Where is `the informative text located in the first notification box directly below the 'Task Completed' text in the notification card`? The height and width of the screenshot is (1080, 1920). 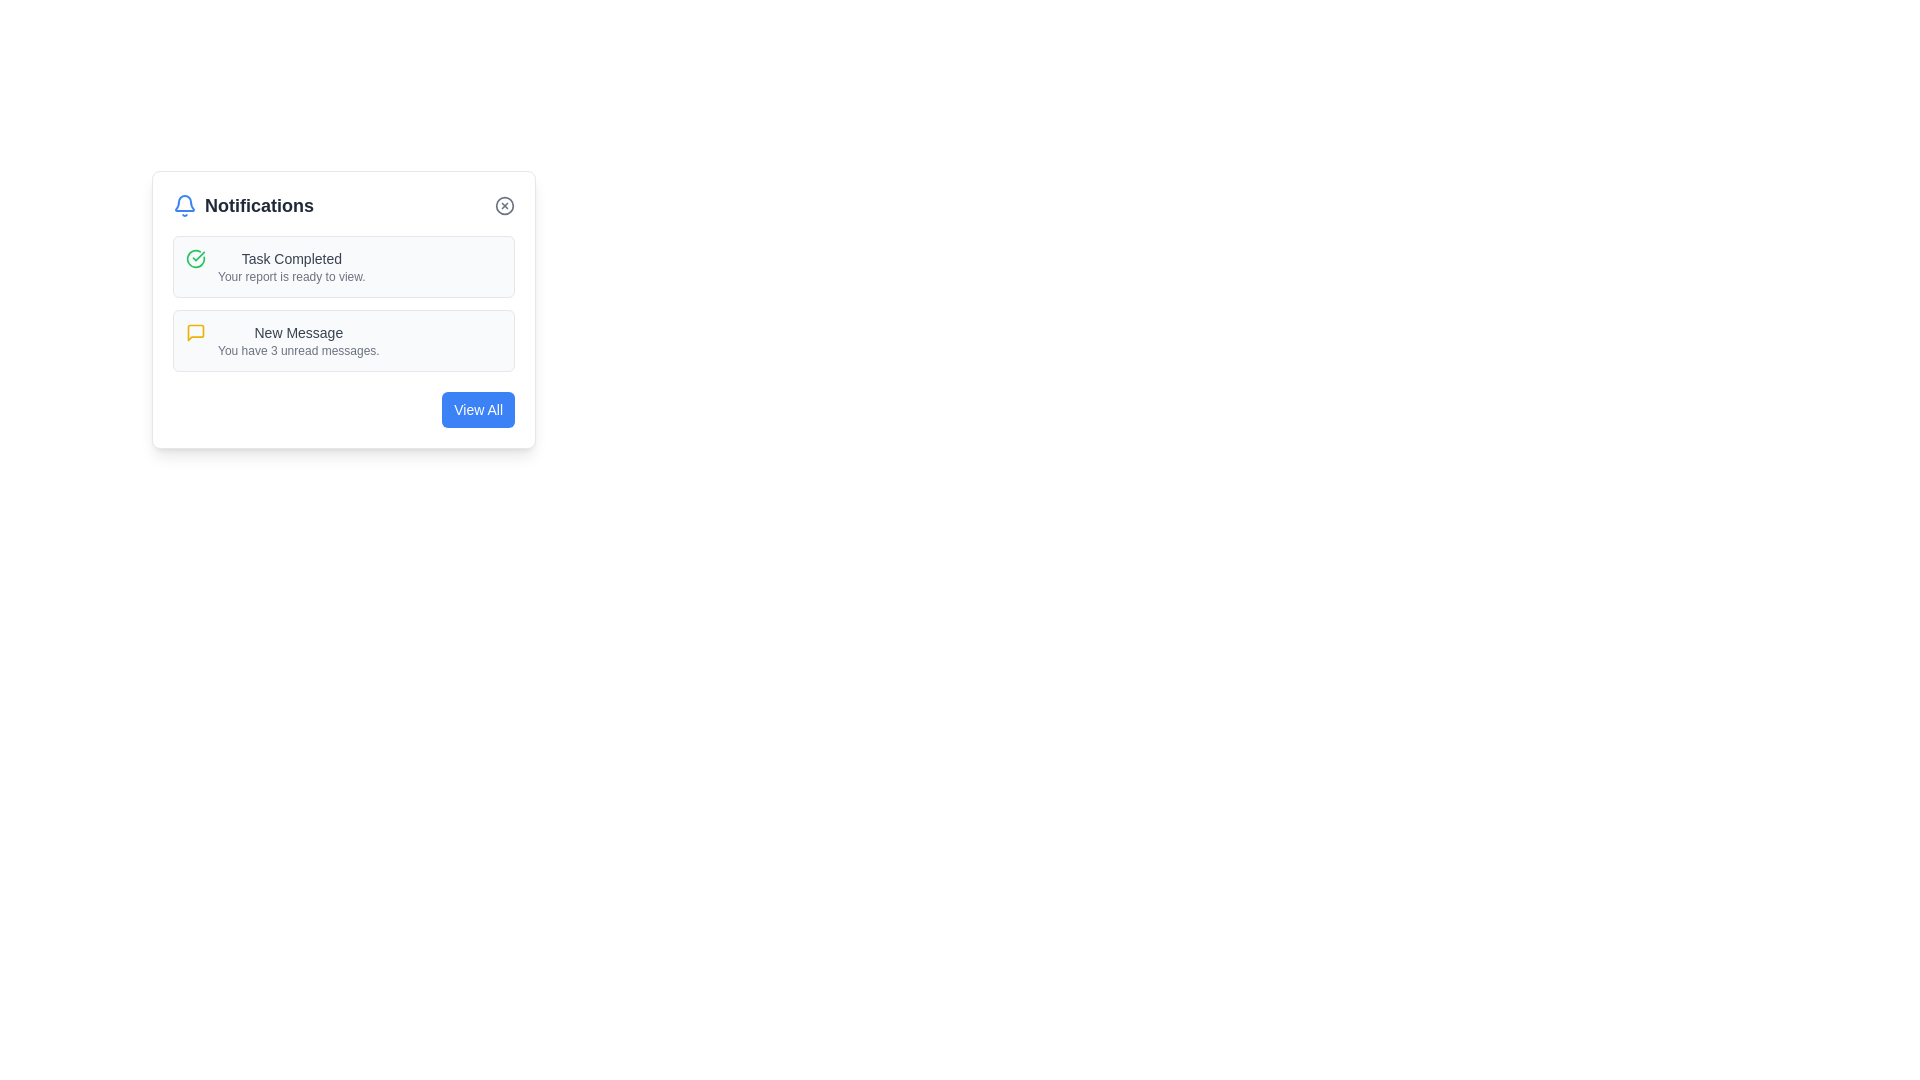
the informative text located in the first notification box directly below the 'Task Completed' text in the notification card is located at coordinates (290, 277).